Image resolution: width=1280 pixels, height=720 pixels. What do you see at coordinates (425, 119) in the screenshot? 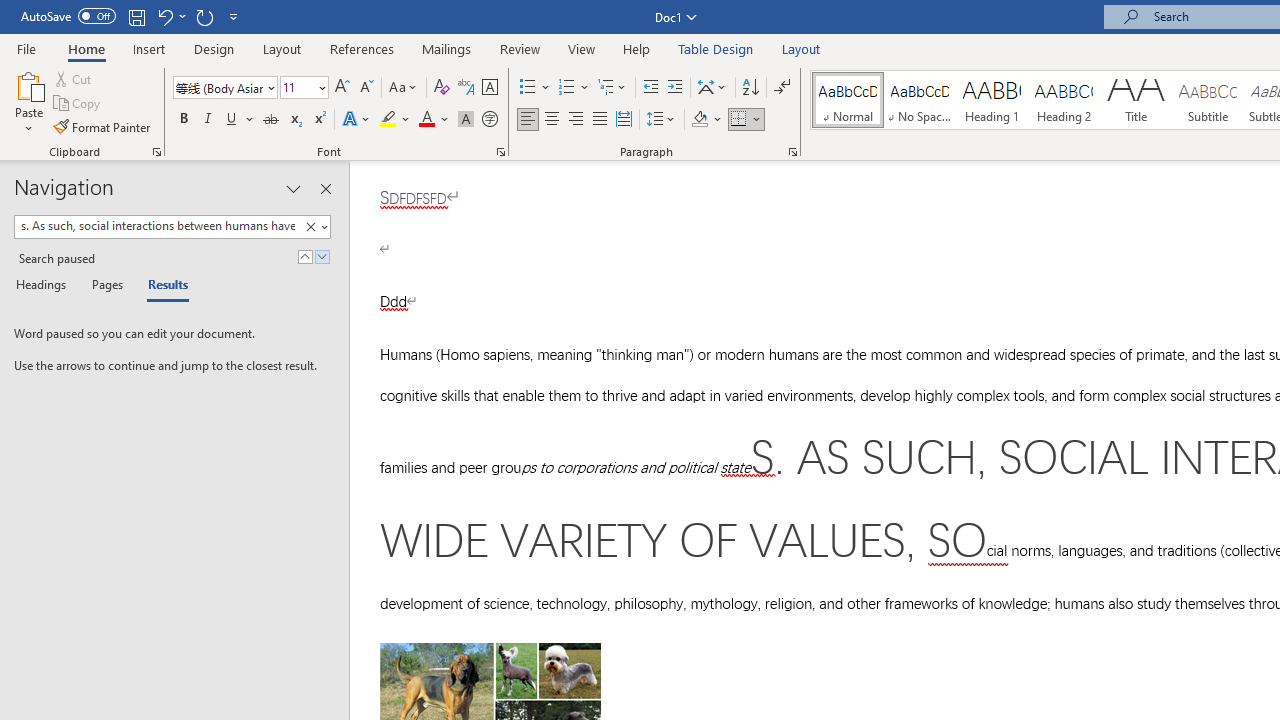
I see `'Font Color RGB(255, 0, 0)'` at bounding box center [425, 119].